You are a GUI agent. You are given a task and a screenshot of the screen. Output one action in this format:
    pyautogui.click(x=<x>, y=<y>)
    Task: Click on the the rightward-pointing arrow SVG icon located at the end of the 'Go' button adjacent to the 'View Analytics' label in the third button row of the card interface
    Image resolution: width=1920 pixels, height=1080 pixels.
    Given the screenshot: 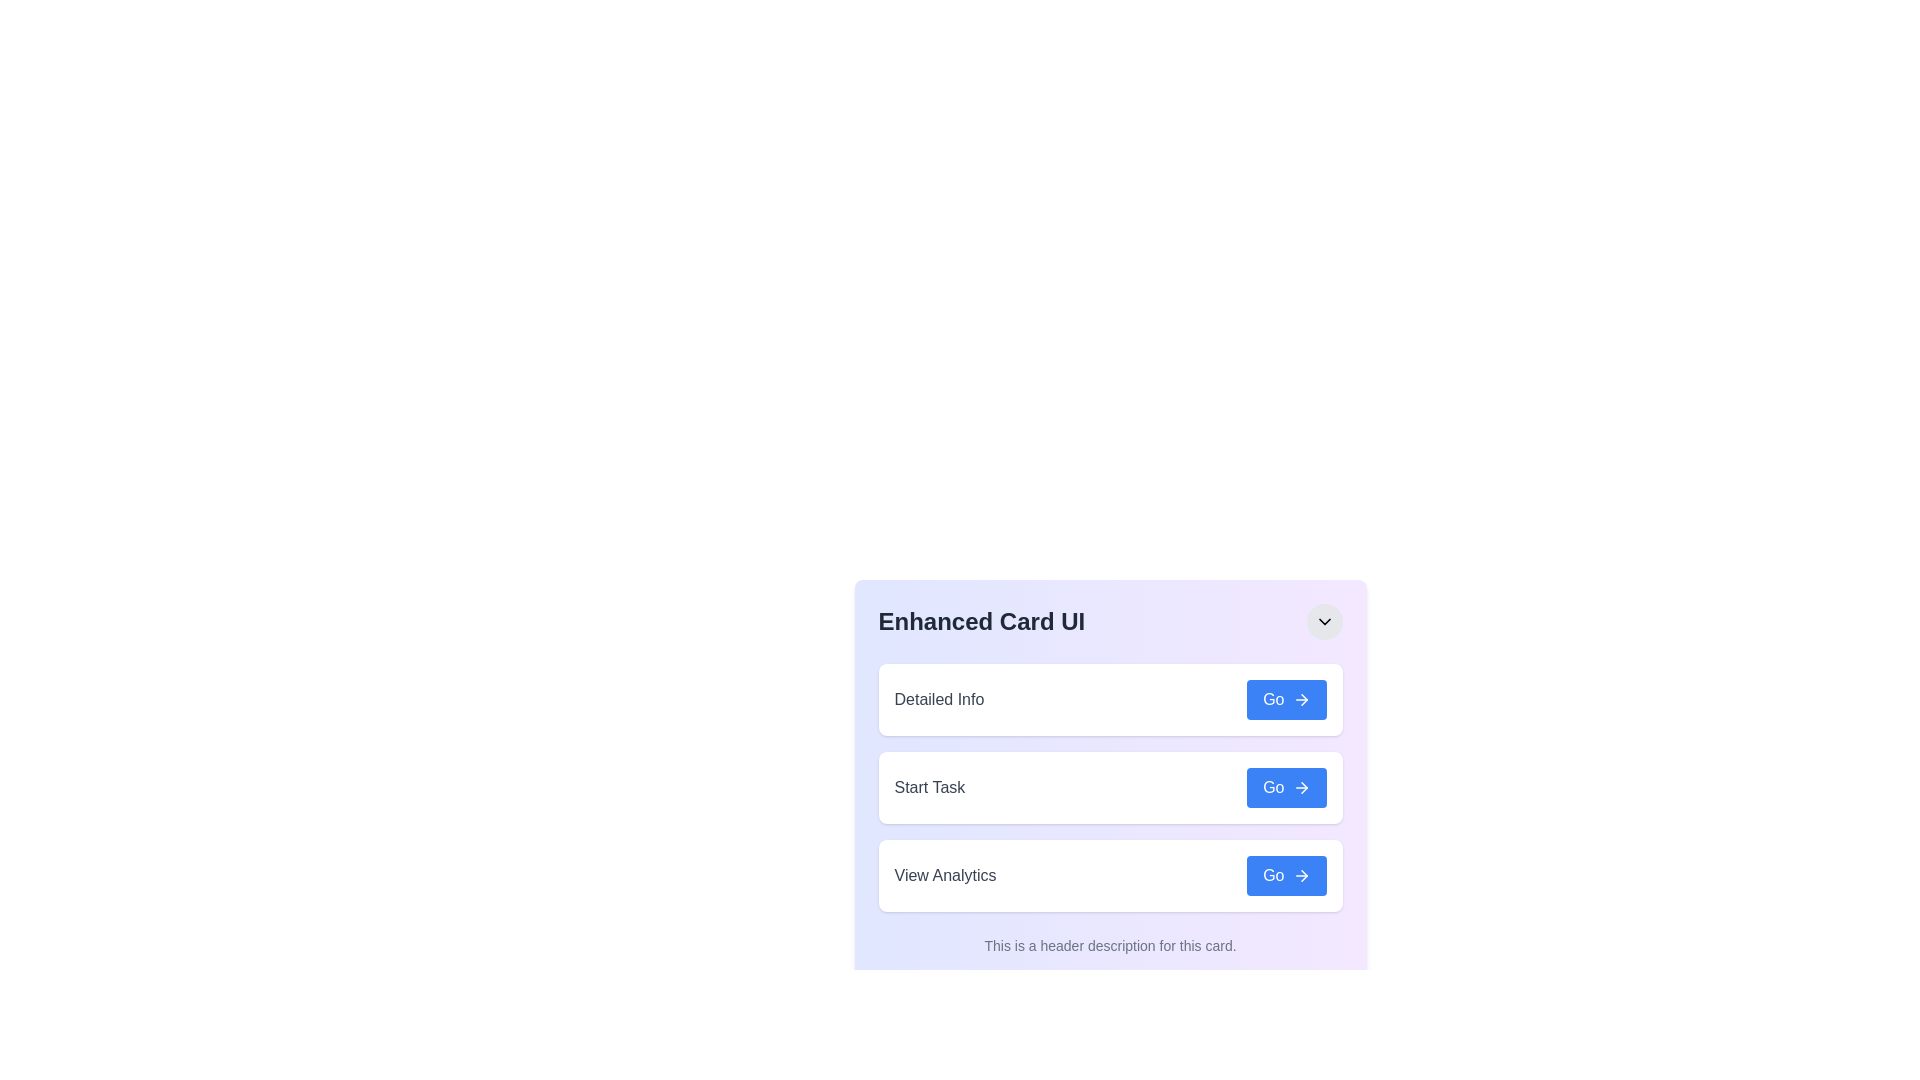 What is the action you would take?
    pyautogui.click(x=1304, y=874)
    